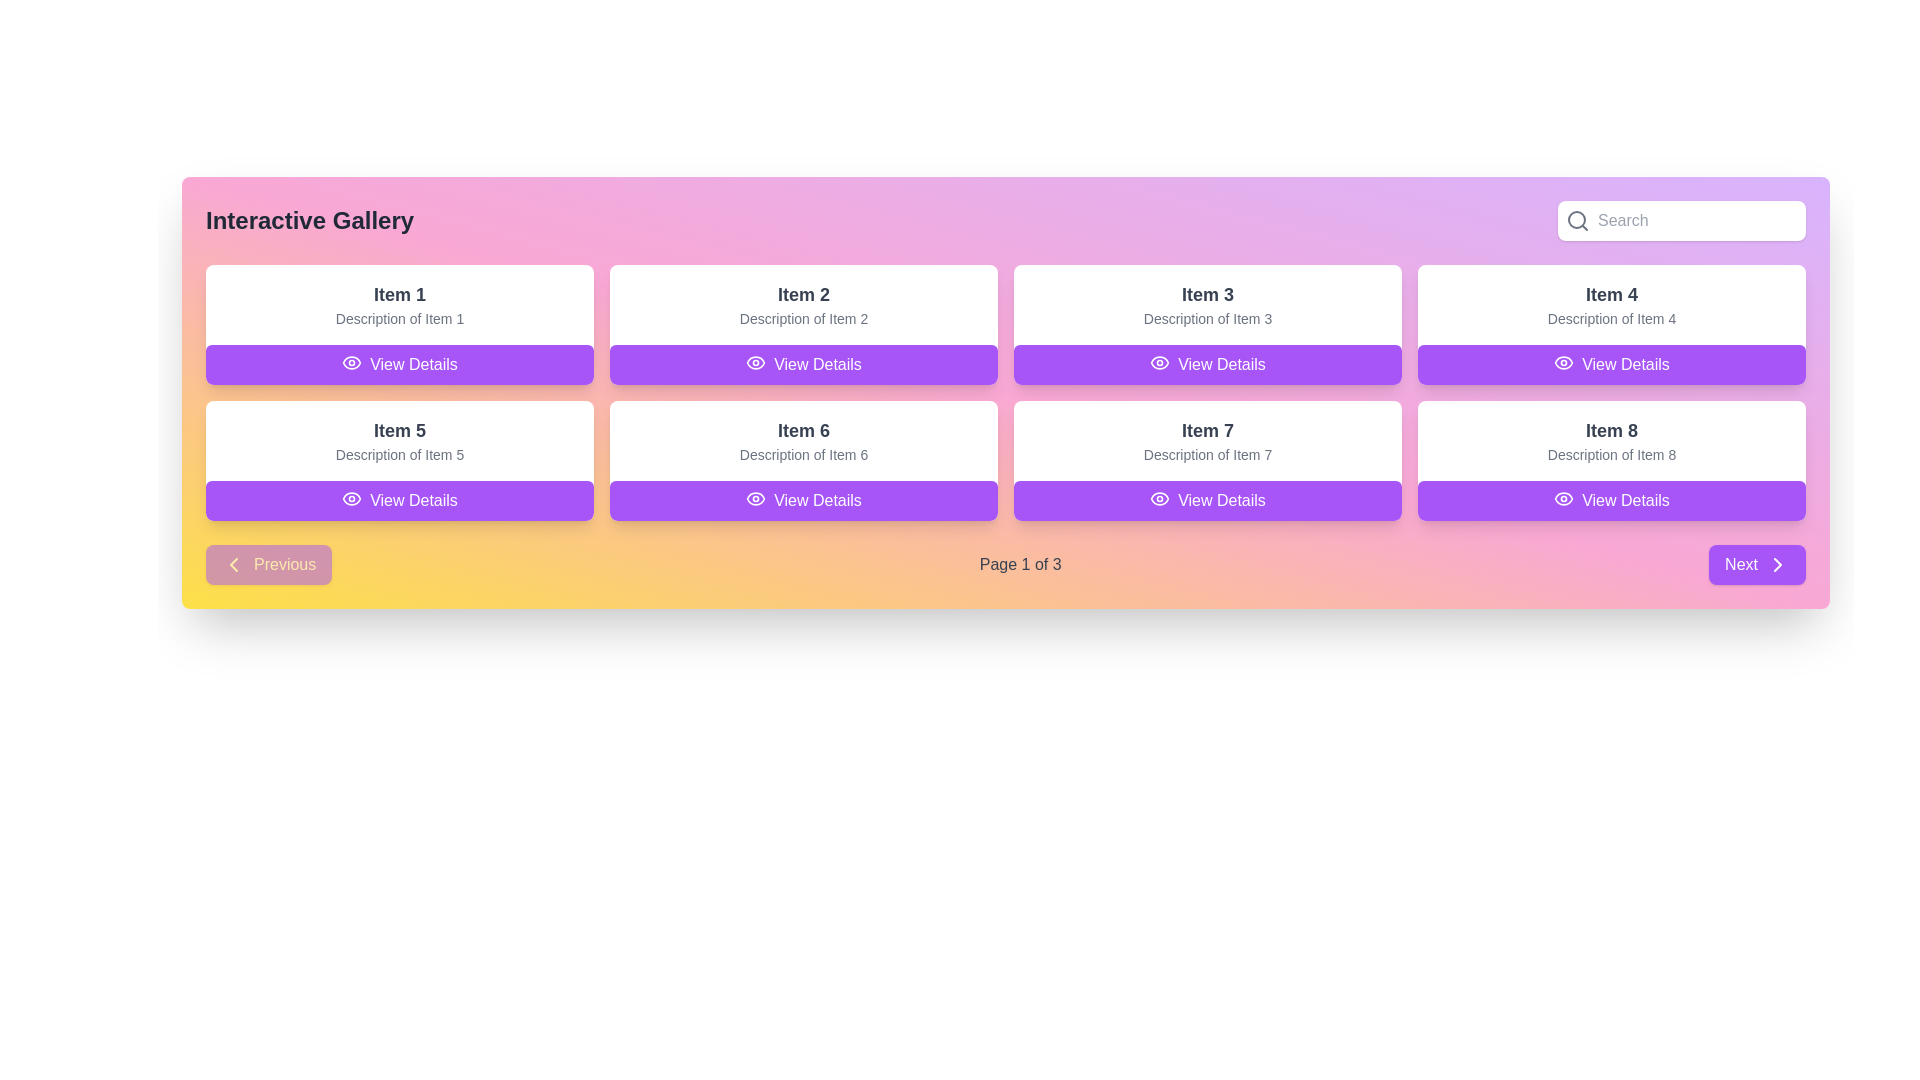  What do you see at coordinates (1207, 461) in the screenshot?
I see `the informational card displaying details about 'Item 7' located in the second row, third column of the grid layout` at bounding box center [1207, 461].